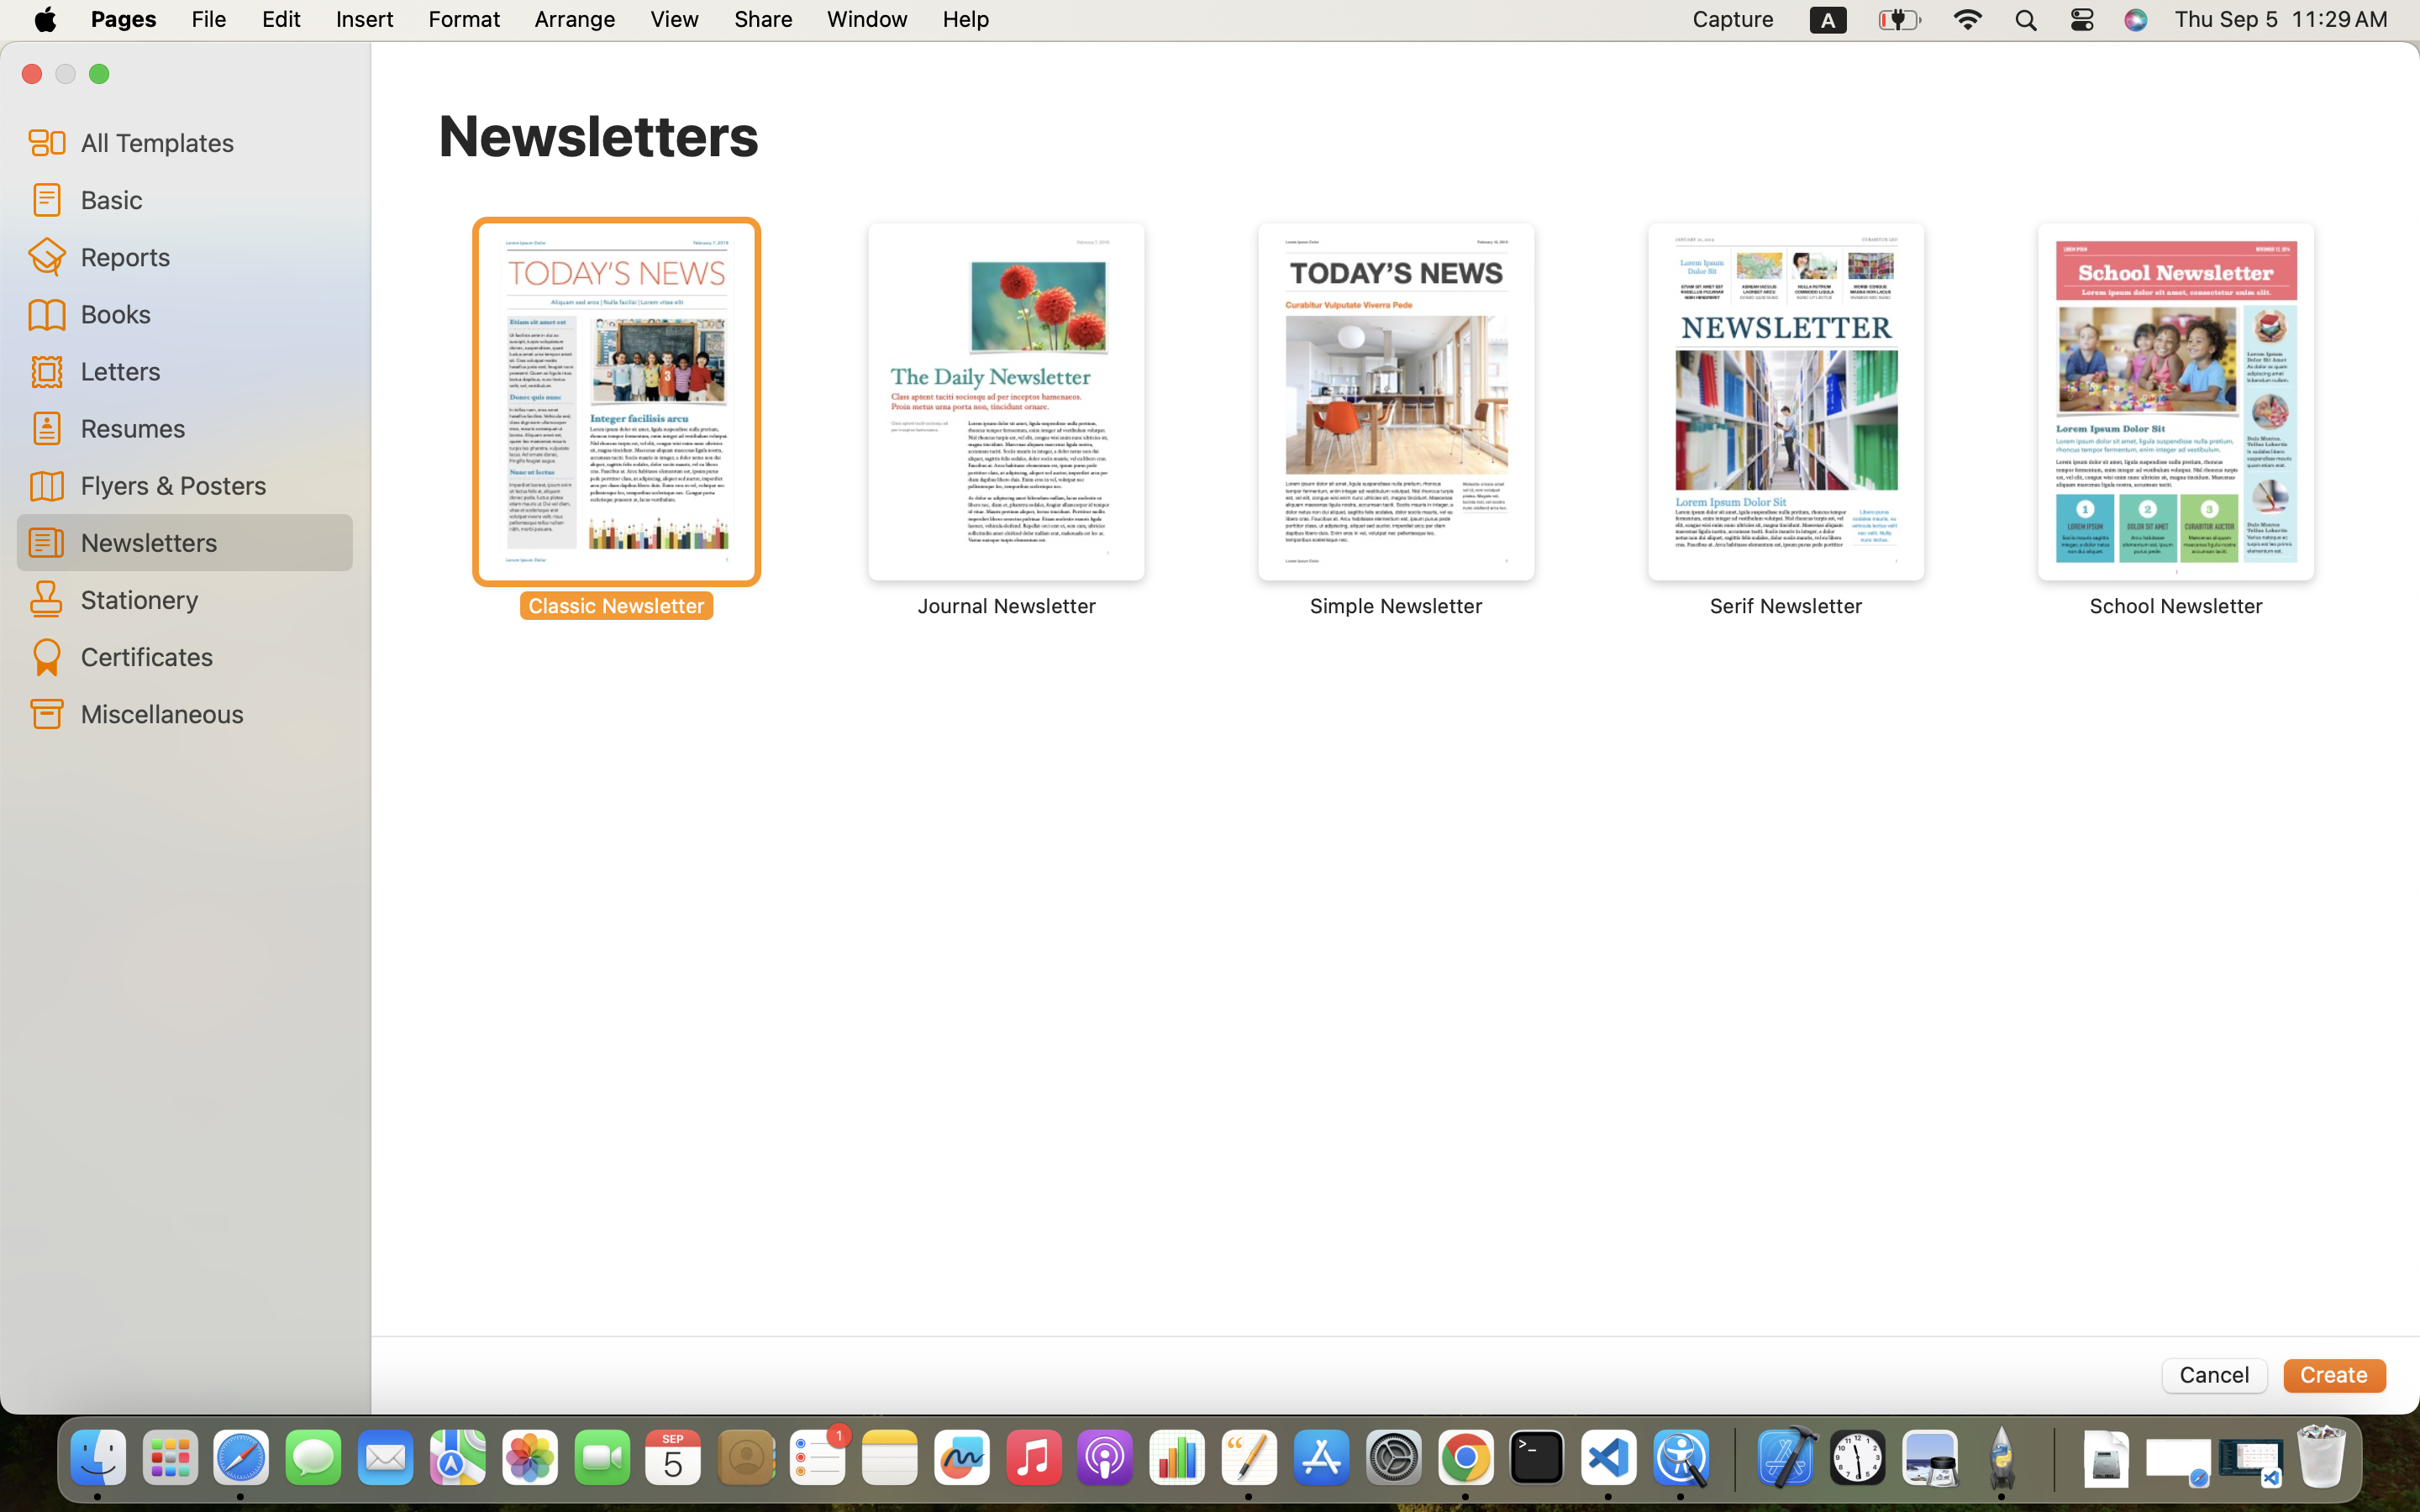  Describe the element at coordinates (1397, 419) in the screenshot. I see `'‎⁨Simple Newsletter⁩'` at that location.